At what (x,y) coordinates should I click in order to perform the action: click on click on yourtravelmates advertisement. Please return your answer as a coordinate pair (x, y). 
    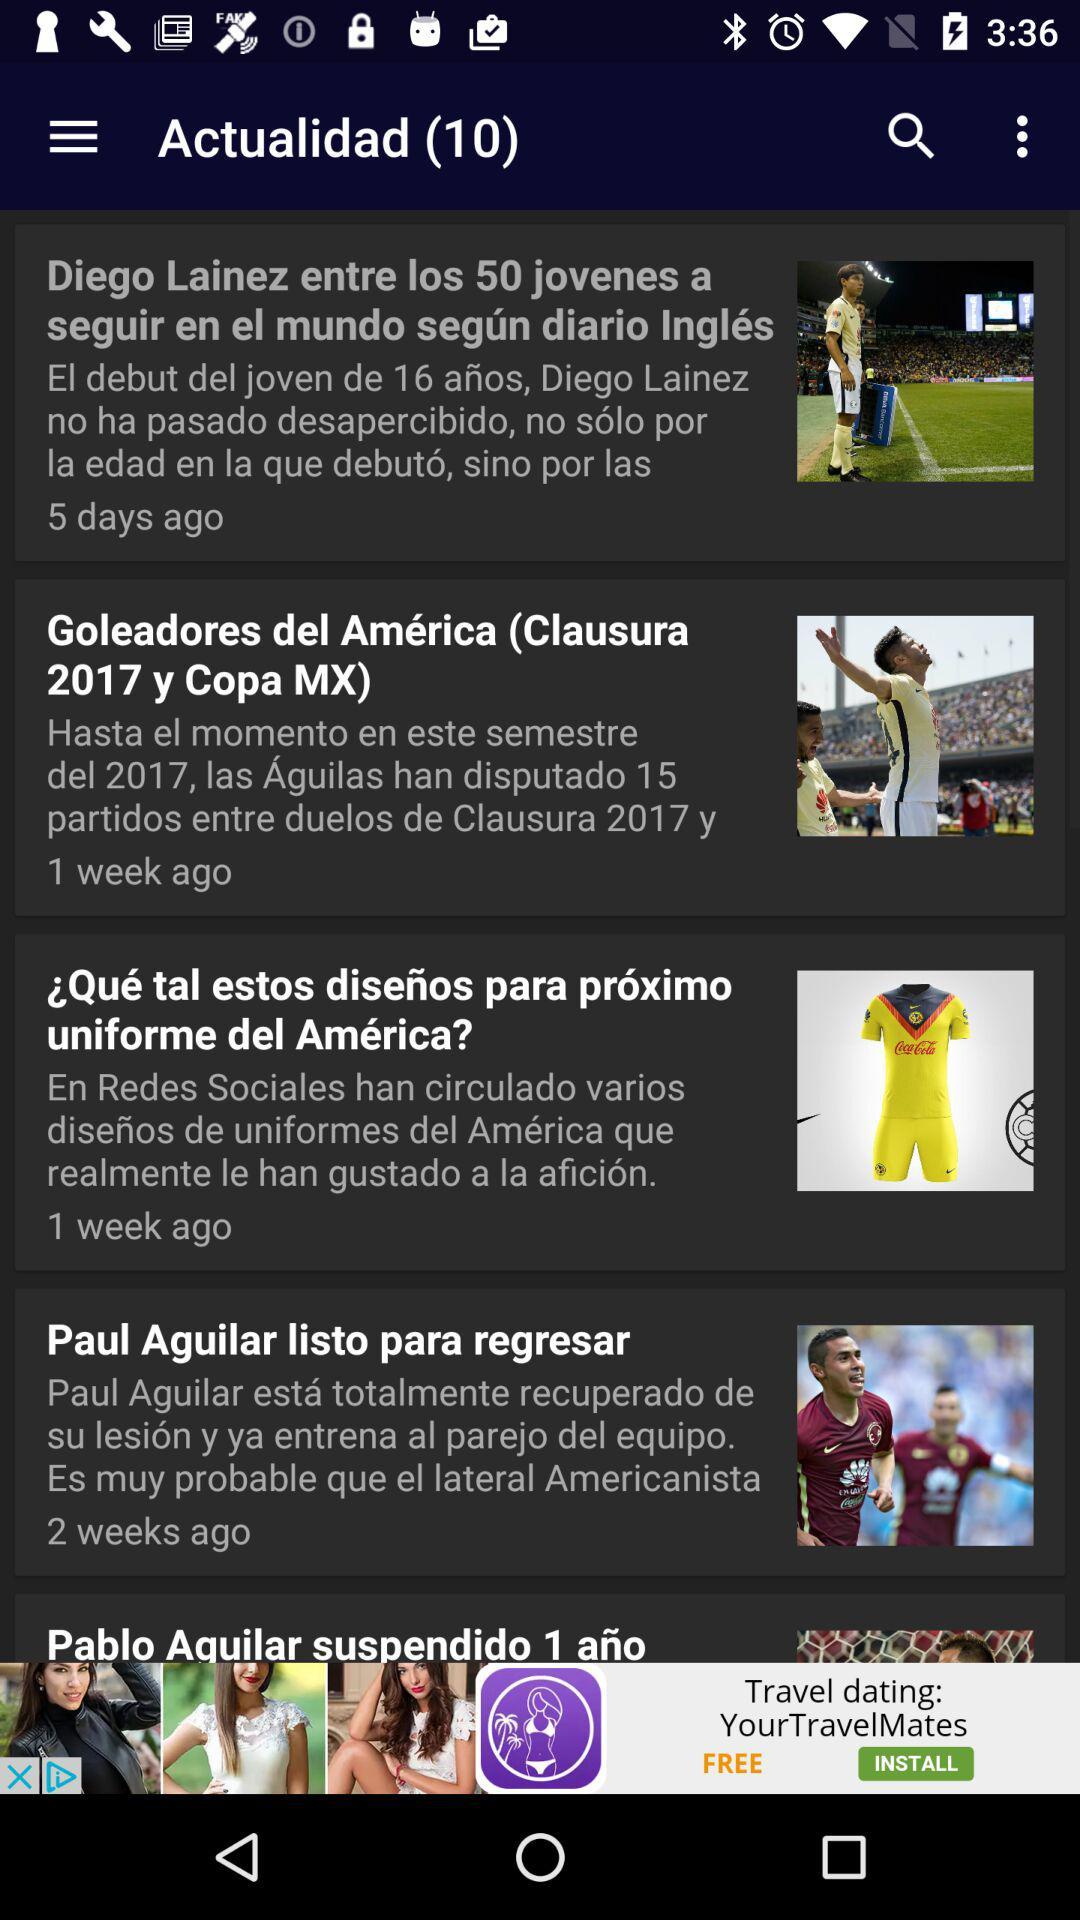
    Looking at the image, I should click on (540, 1727).